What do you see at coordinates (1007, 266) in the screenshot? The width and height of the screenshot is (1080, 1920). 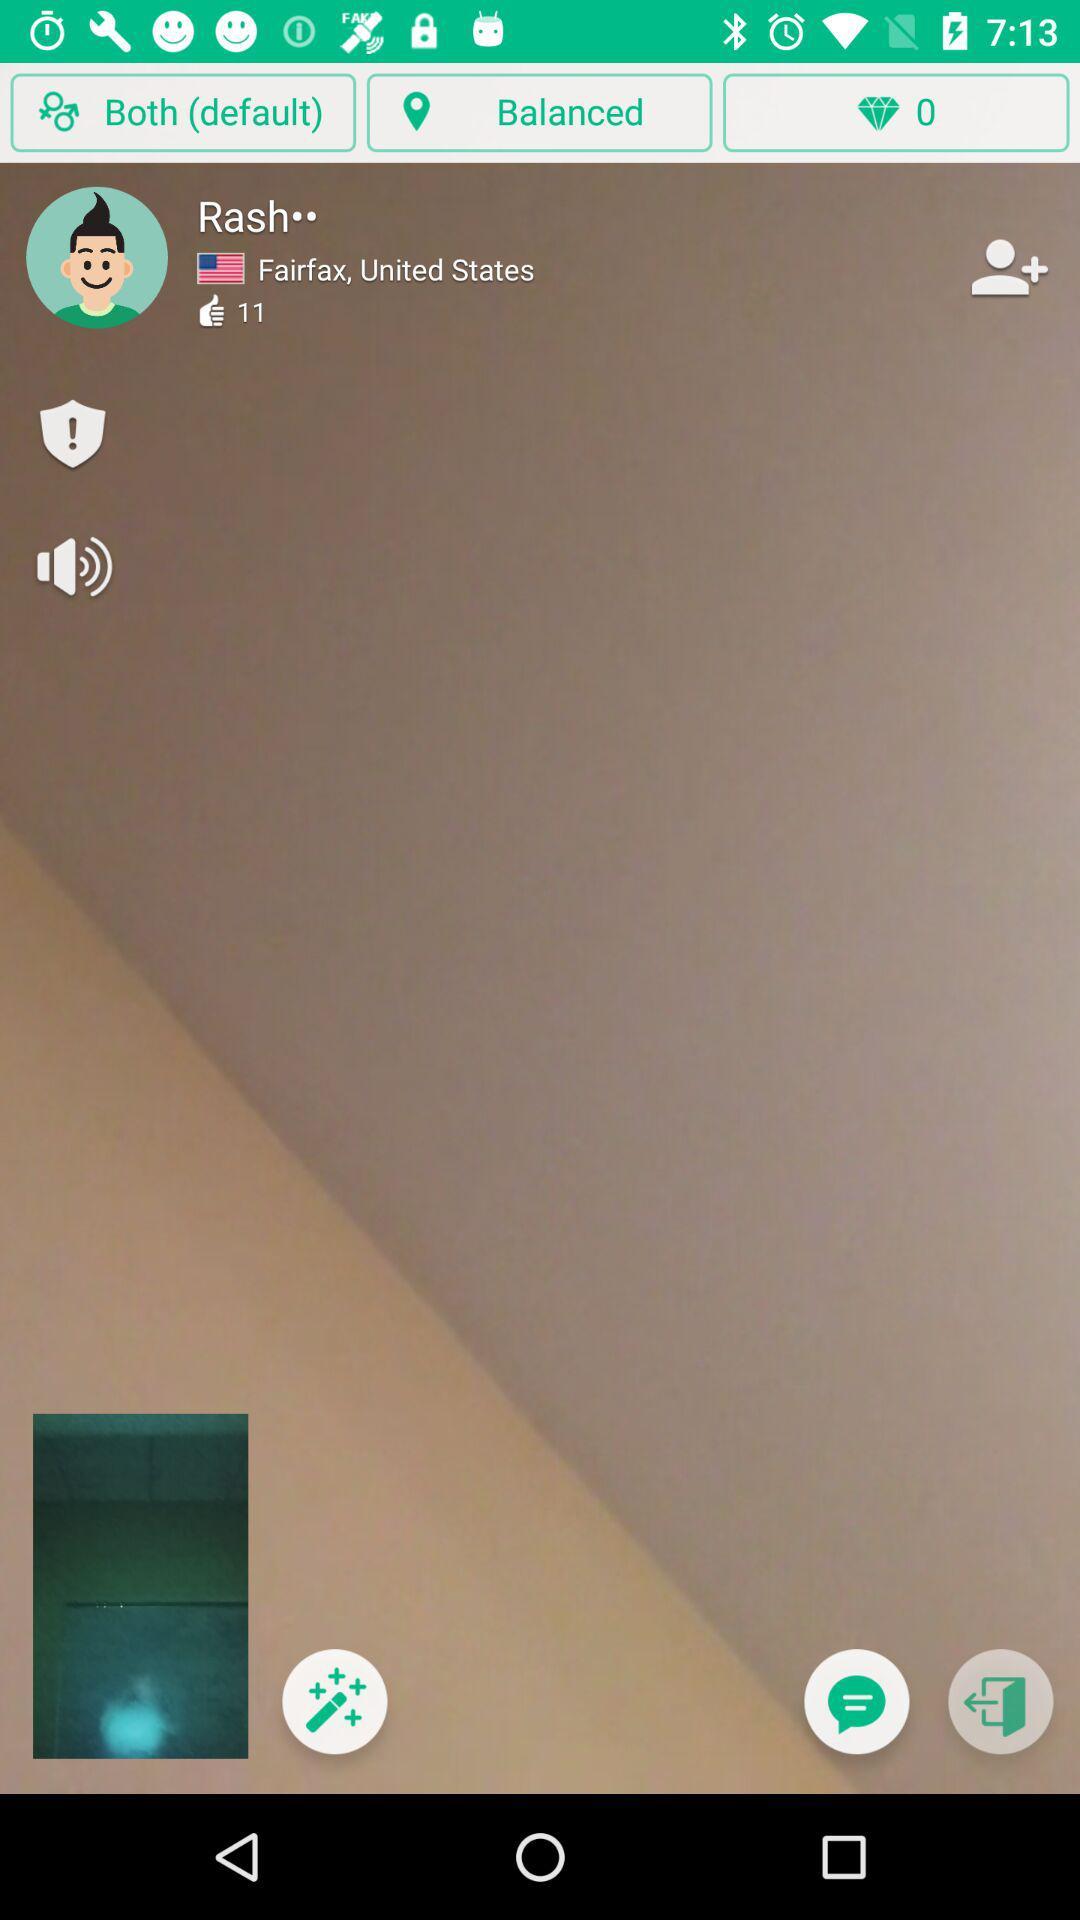 I see `the item next to fairfax, united states item` at bounding box center [1007, 266].